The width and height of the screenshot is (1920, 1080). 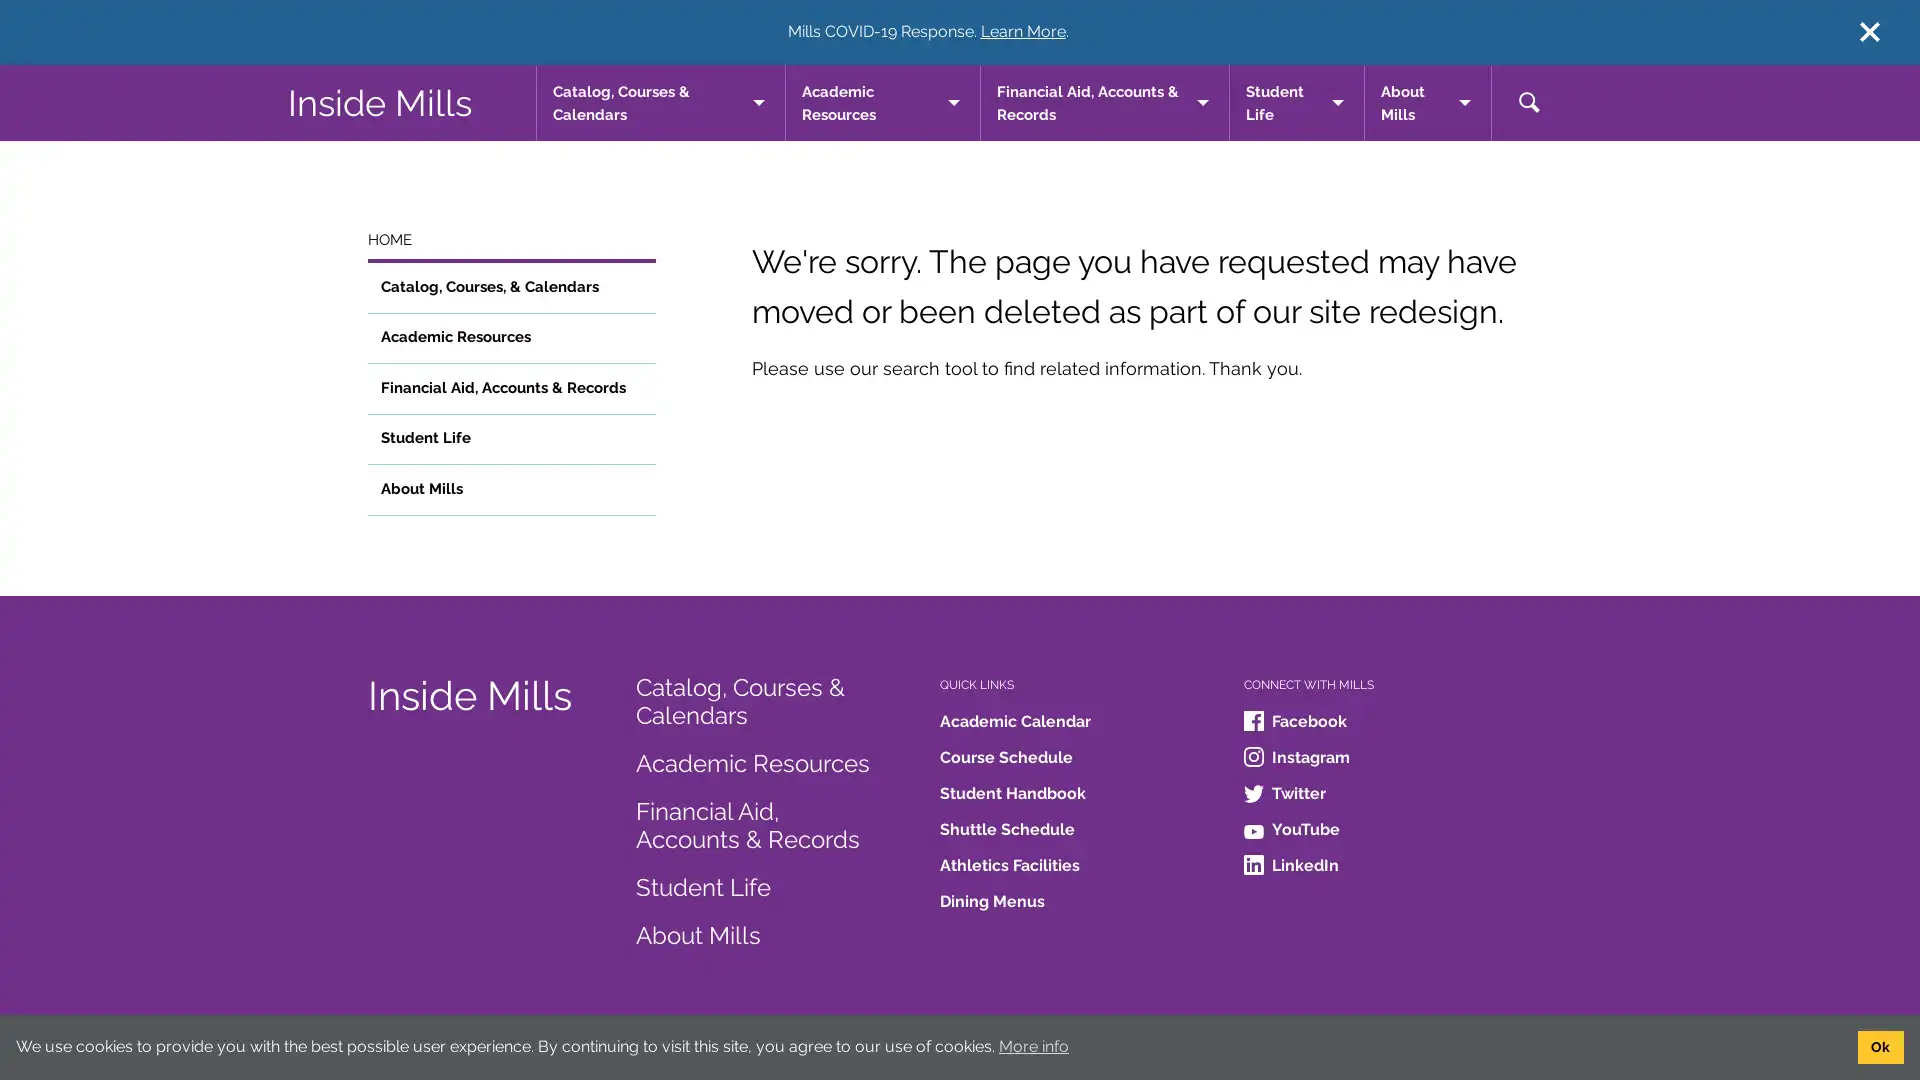 What do you see at coordinates (1879, 1045) in the screenshot?
I see `dismiss cookie message` at bounding box center [1879, 1045].